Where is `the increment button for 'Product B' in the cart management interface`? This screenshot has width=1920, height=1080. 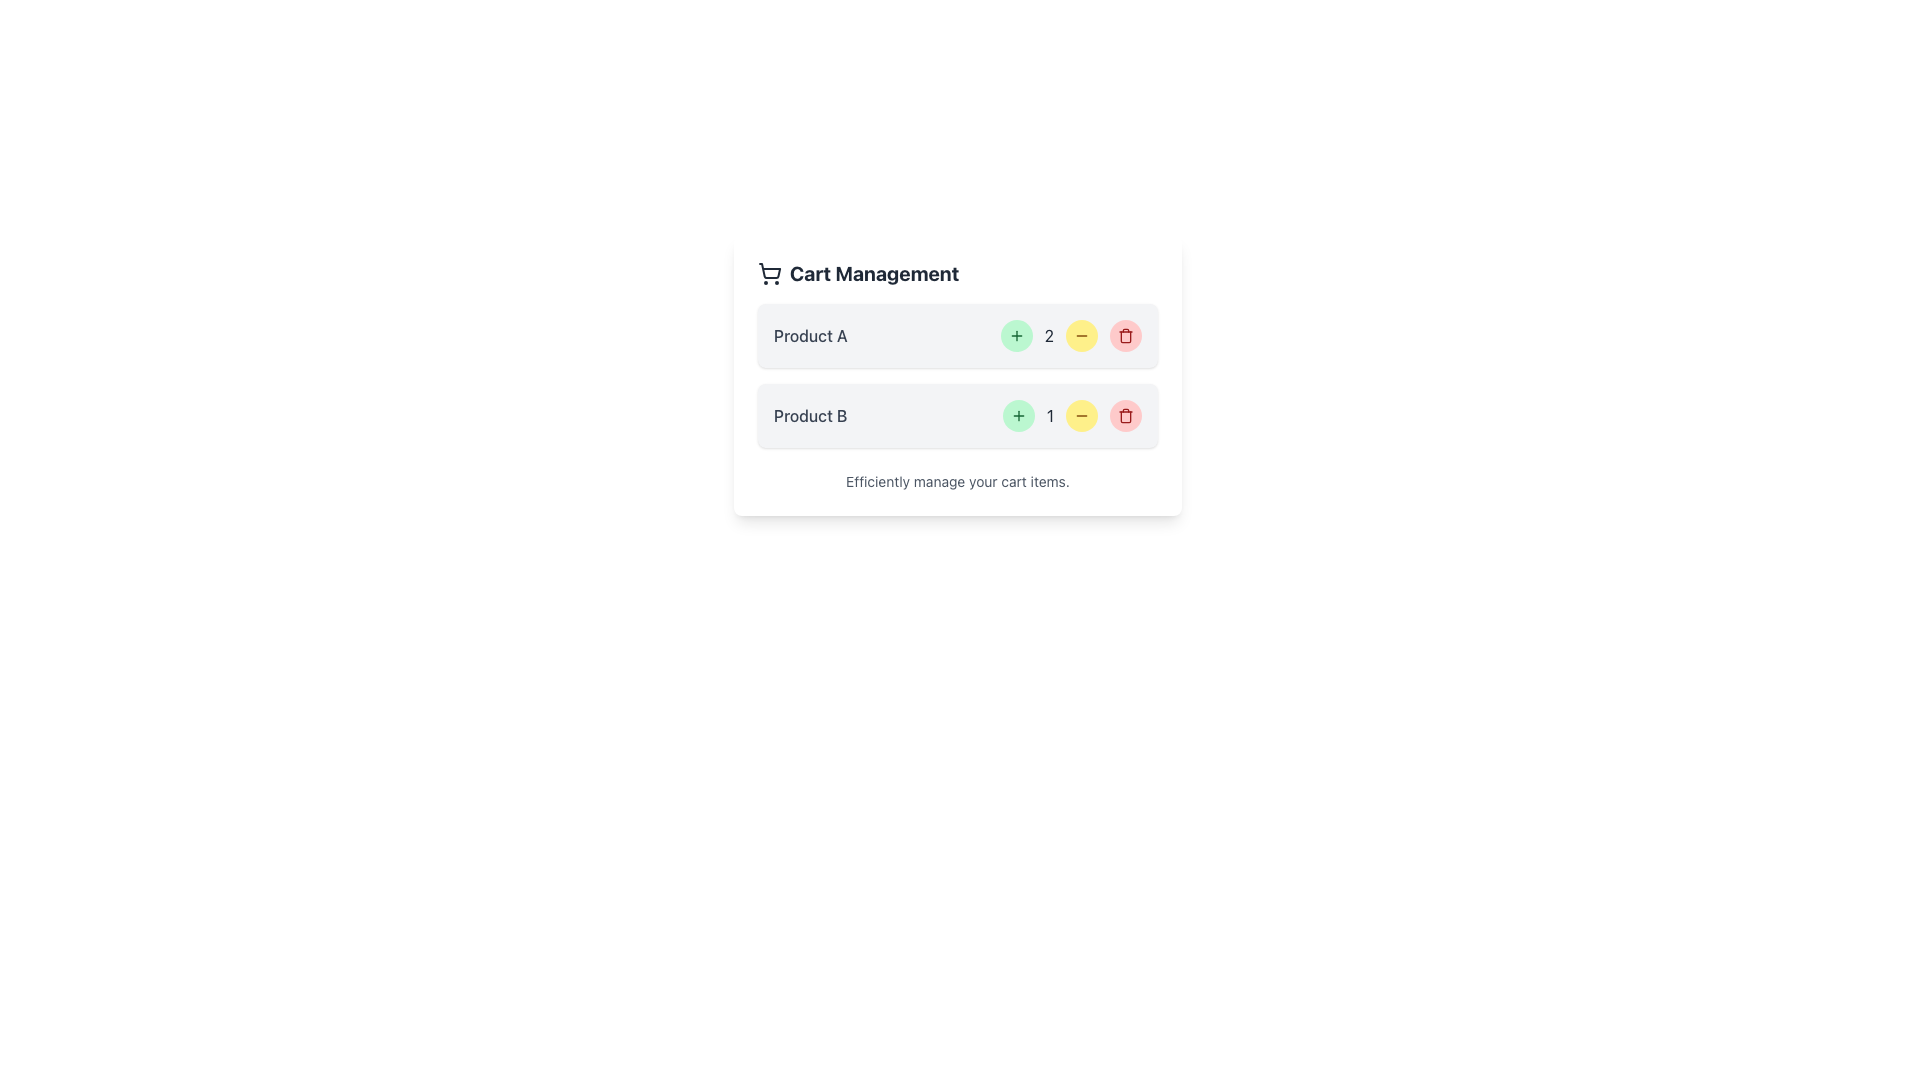
the increment button for 'Product B' in the cart management interface is located at coordinates (1018, 415).